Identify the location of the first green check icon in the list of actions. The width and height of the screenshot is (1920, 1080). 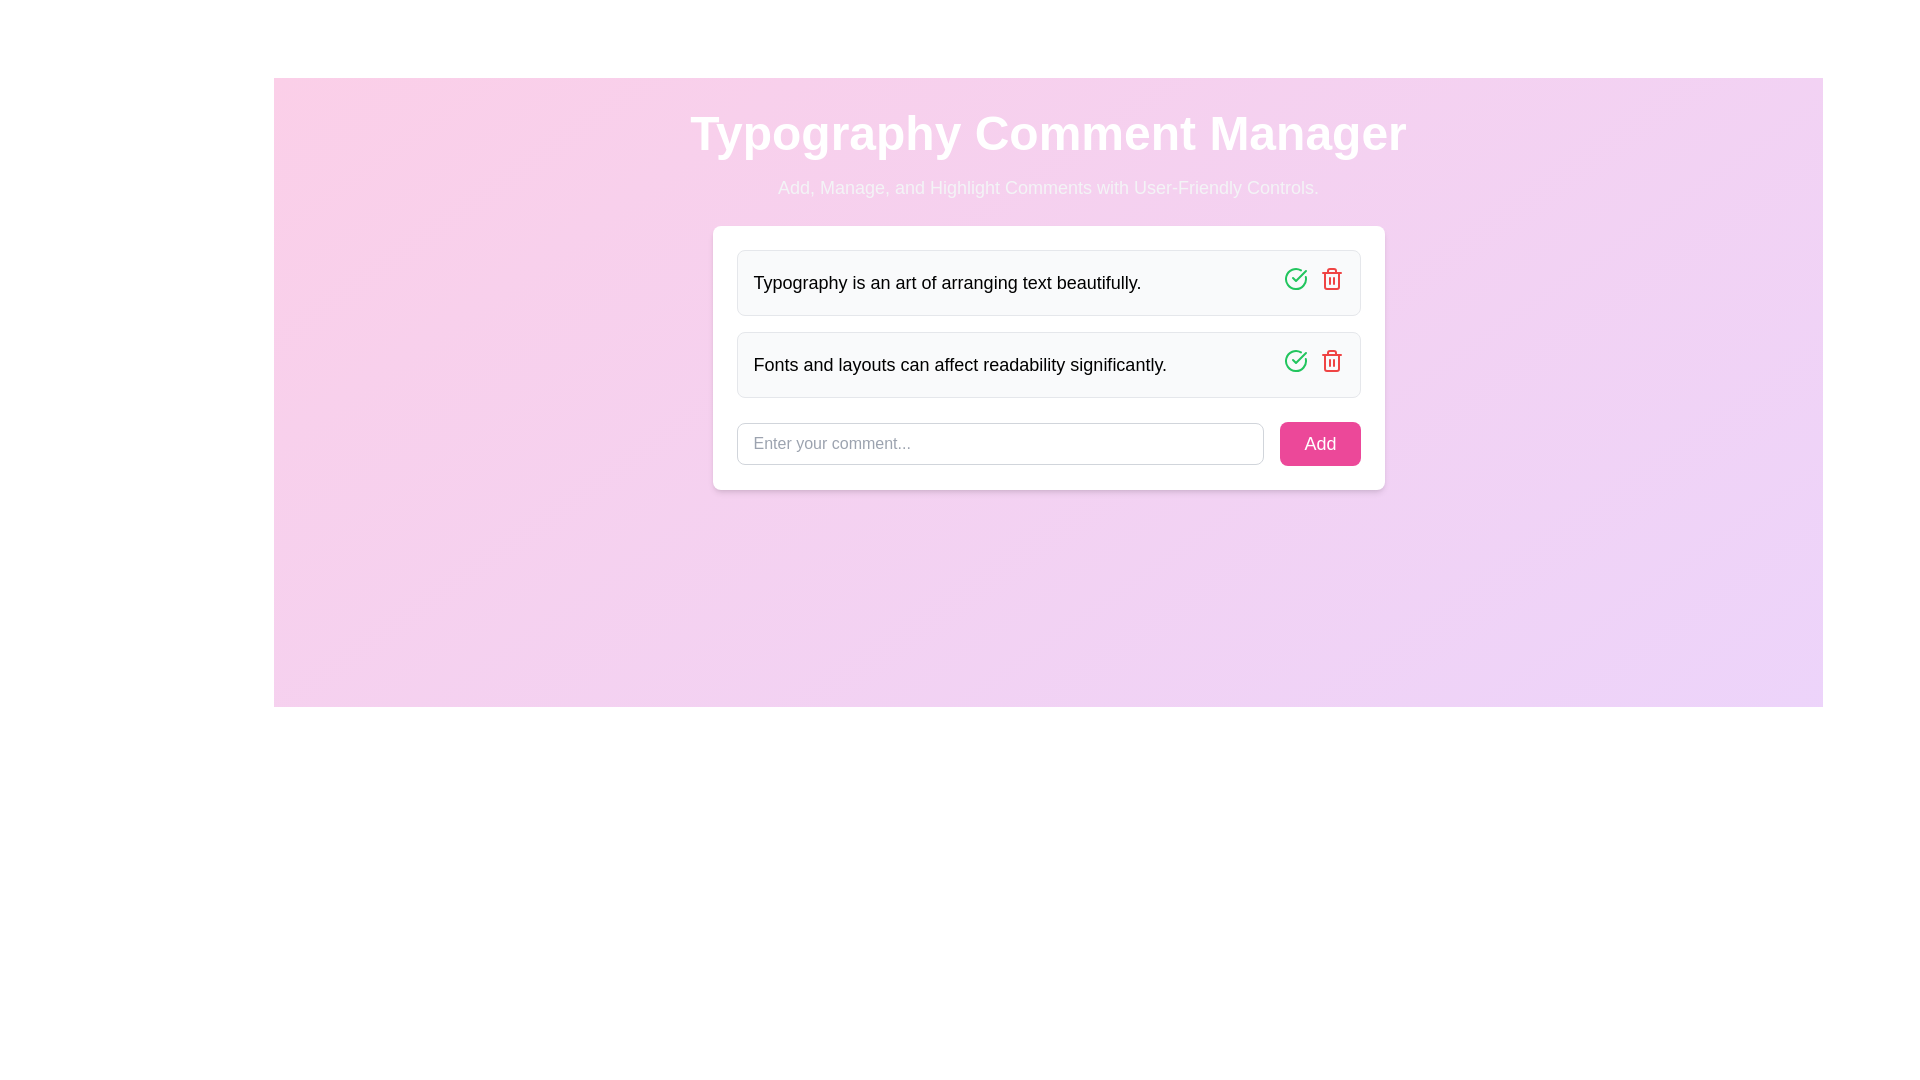
(1295, 361).